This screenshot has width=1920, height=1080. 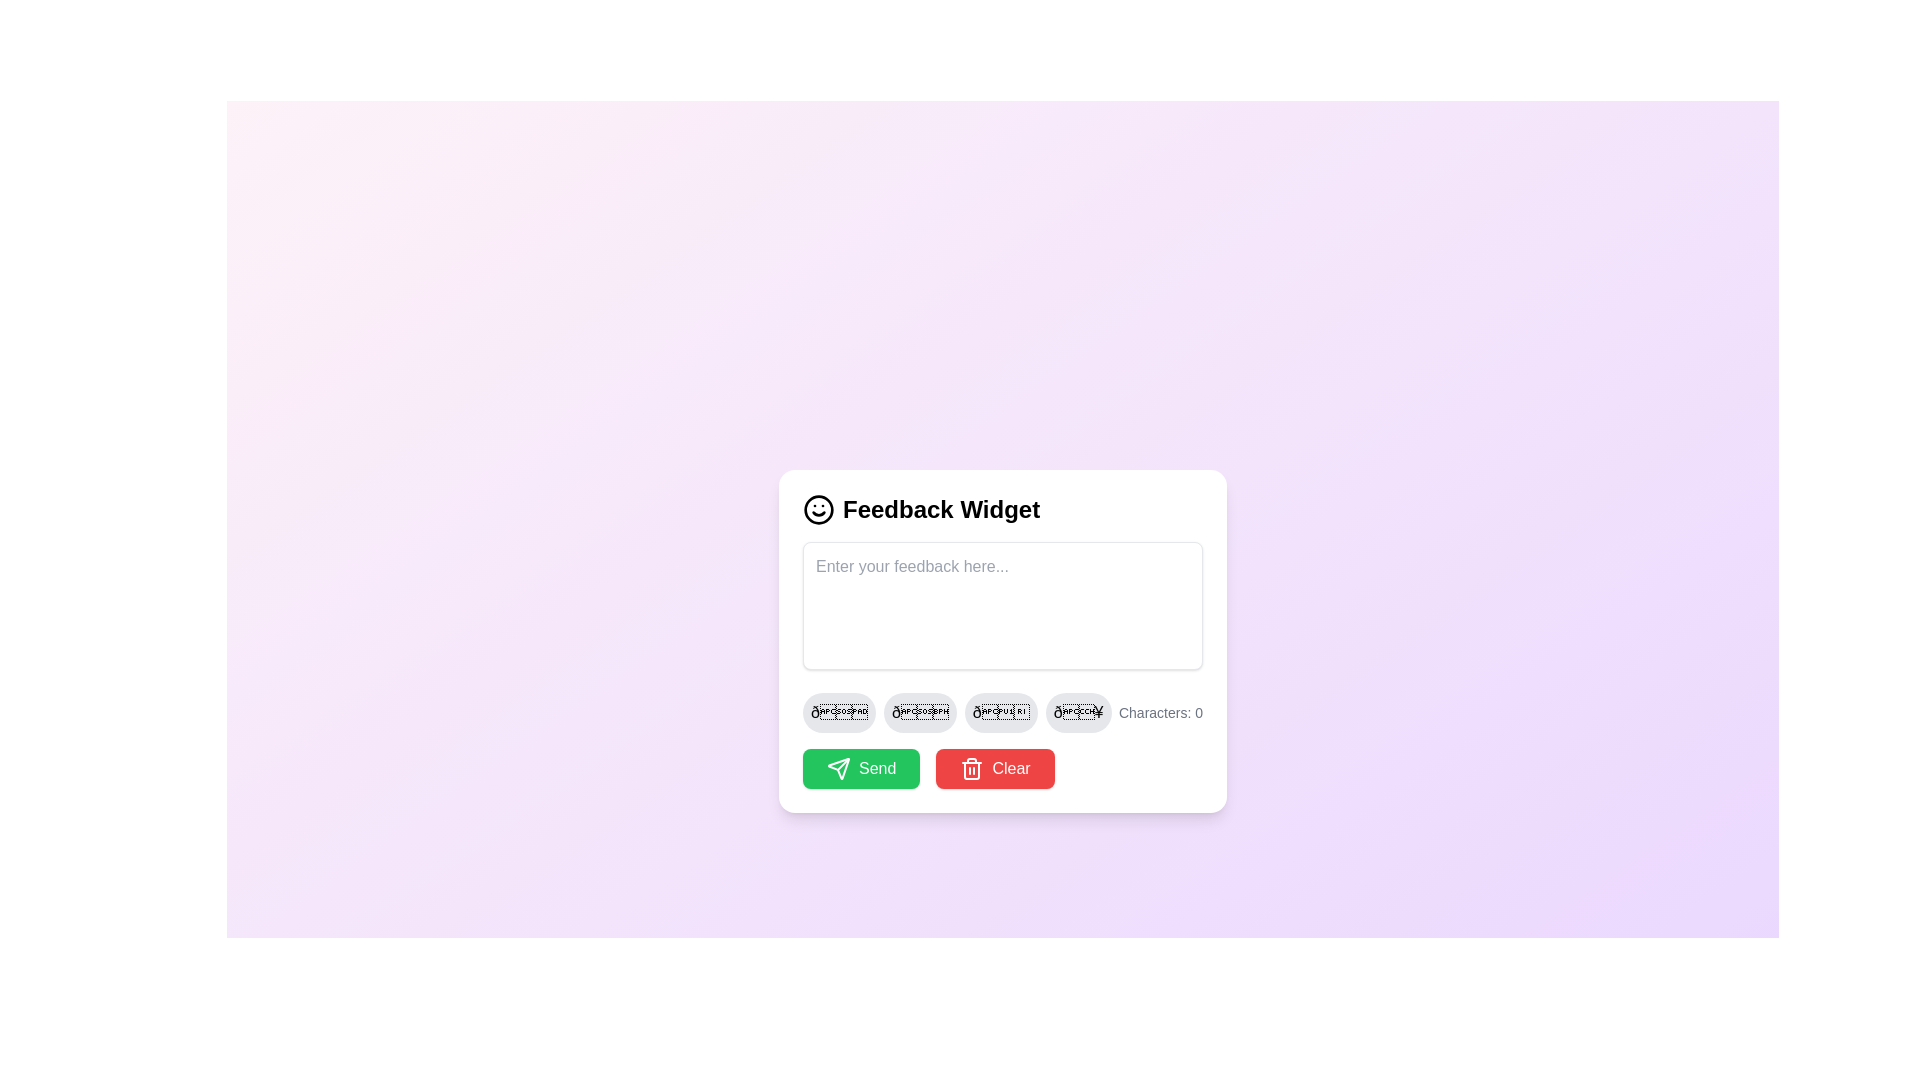 What do you see at coordinates (995, 767) in the screenshot?
I see `the 'Clear' button, which is a rectangular button with a red background and white text, located immediately to the right of the green 'Send' button` at bounding box center [995, 767].